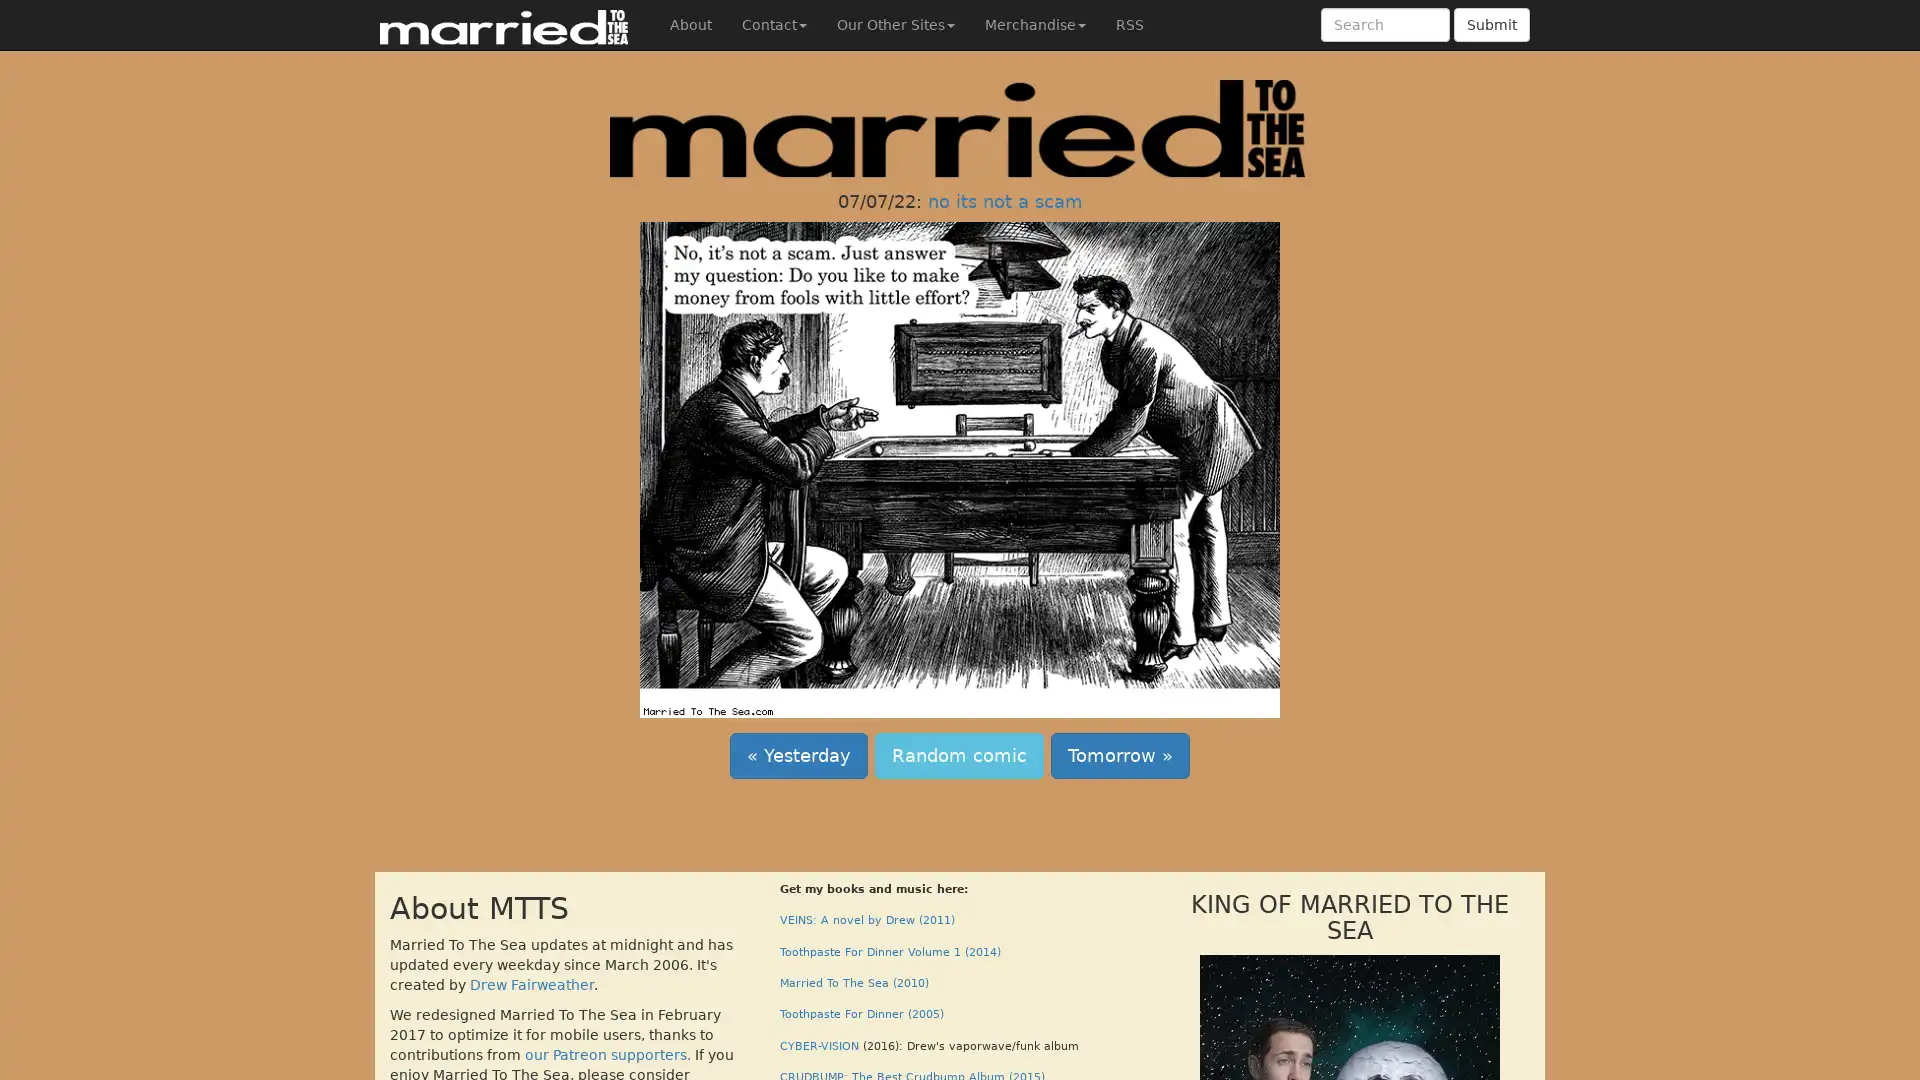 This screenshot has height=1080, width=1920. I want to click on Submit, so click(1492, 24).